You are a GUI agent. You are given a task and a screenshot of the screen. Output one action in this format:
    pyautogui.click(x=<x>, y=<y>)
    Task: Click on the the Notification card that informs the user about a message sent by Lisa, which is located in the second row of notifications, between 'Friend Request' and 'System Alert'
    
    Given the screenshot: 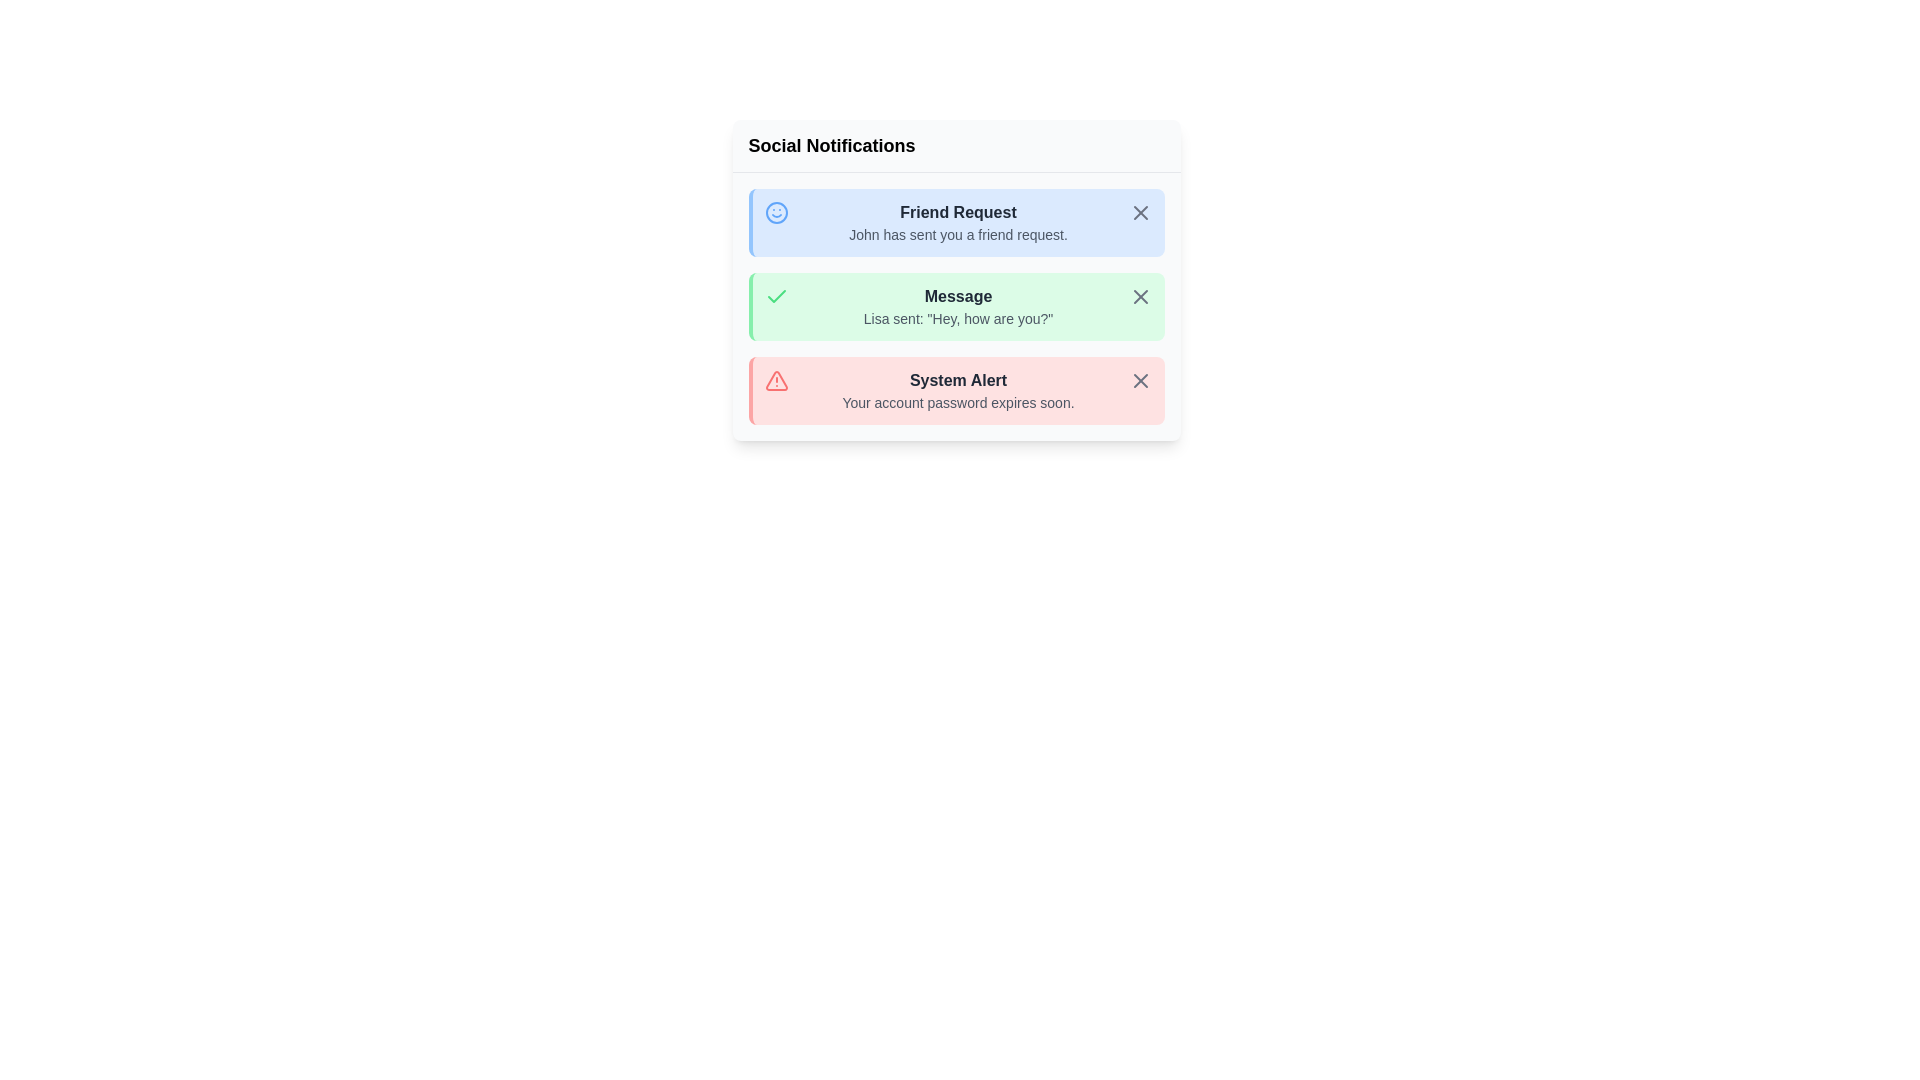 What is the action you would take?
    pyautogui.click(x=955, y=307)
    